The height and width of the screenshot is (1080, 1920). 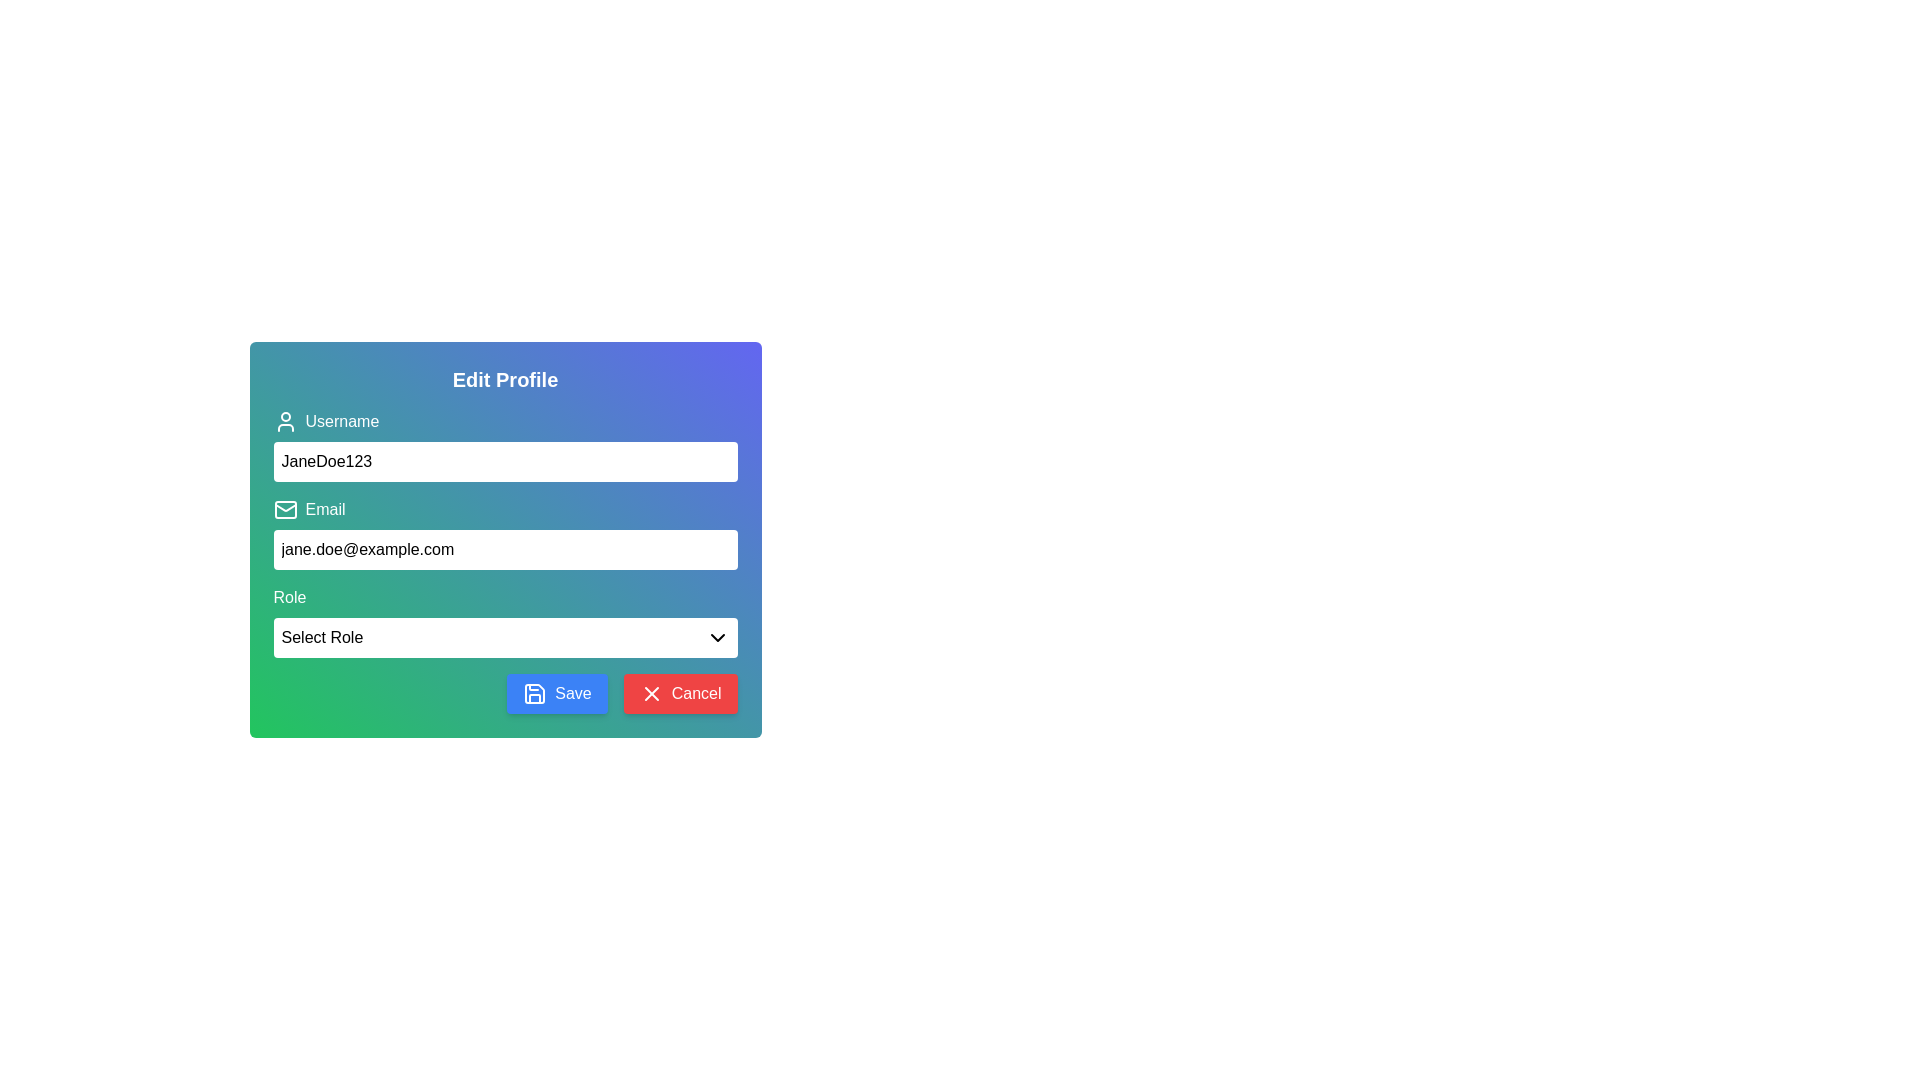 I want to click on the user profile editing form which has a gradient background from green to blue, white text, and rounded corners, so click(x=505, y=540).